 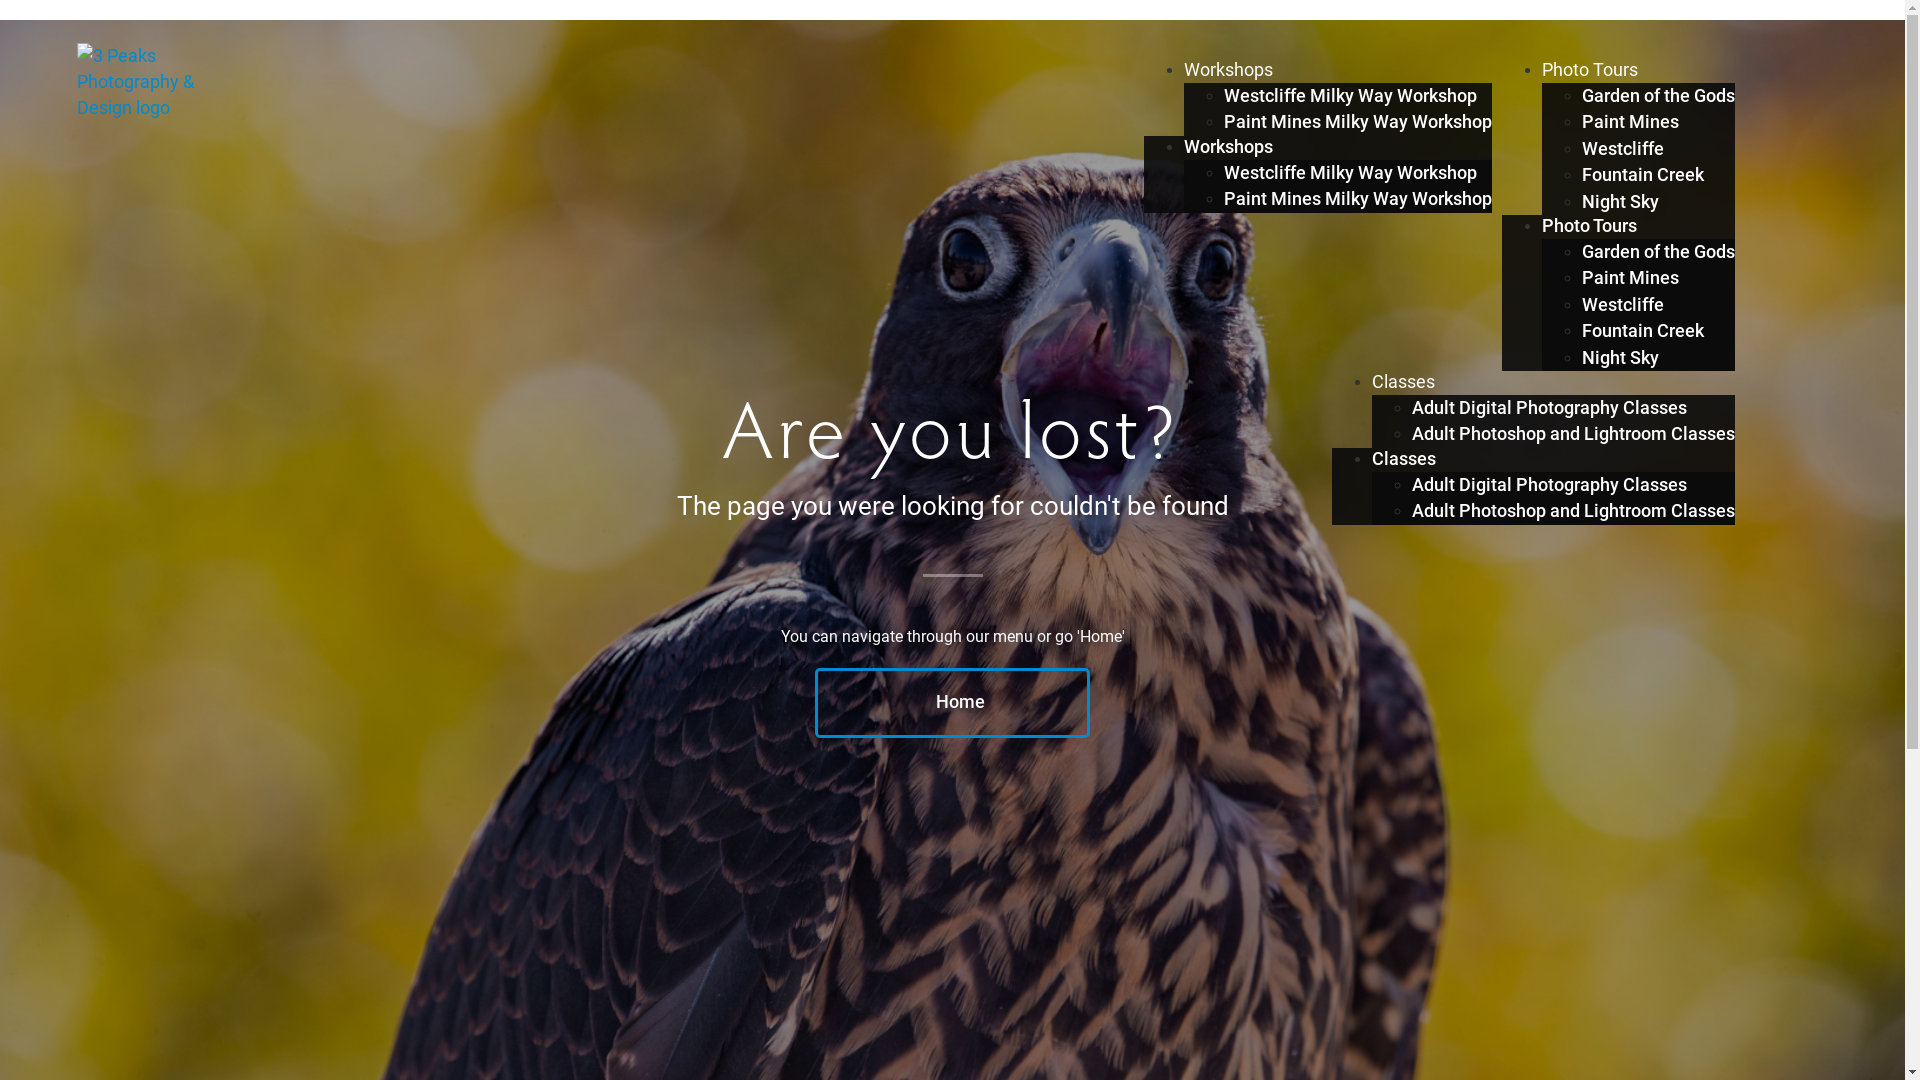 What do you see at coordinates (1581, 250) in the screenshot?
I see `'Garden of the Gods'` at bounding box center [1581, 250].